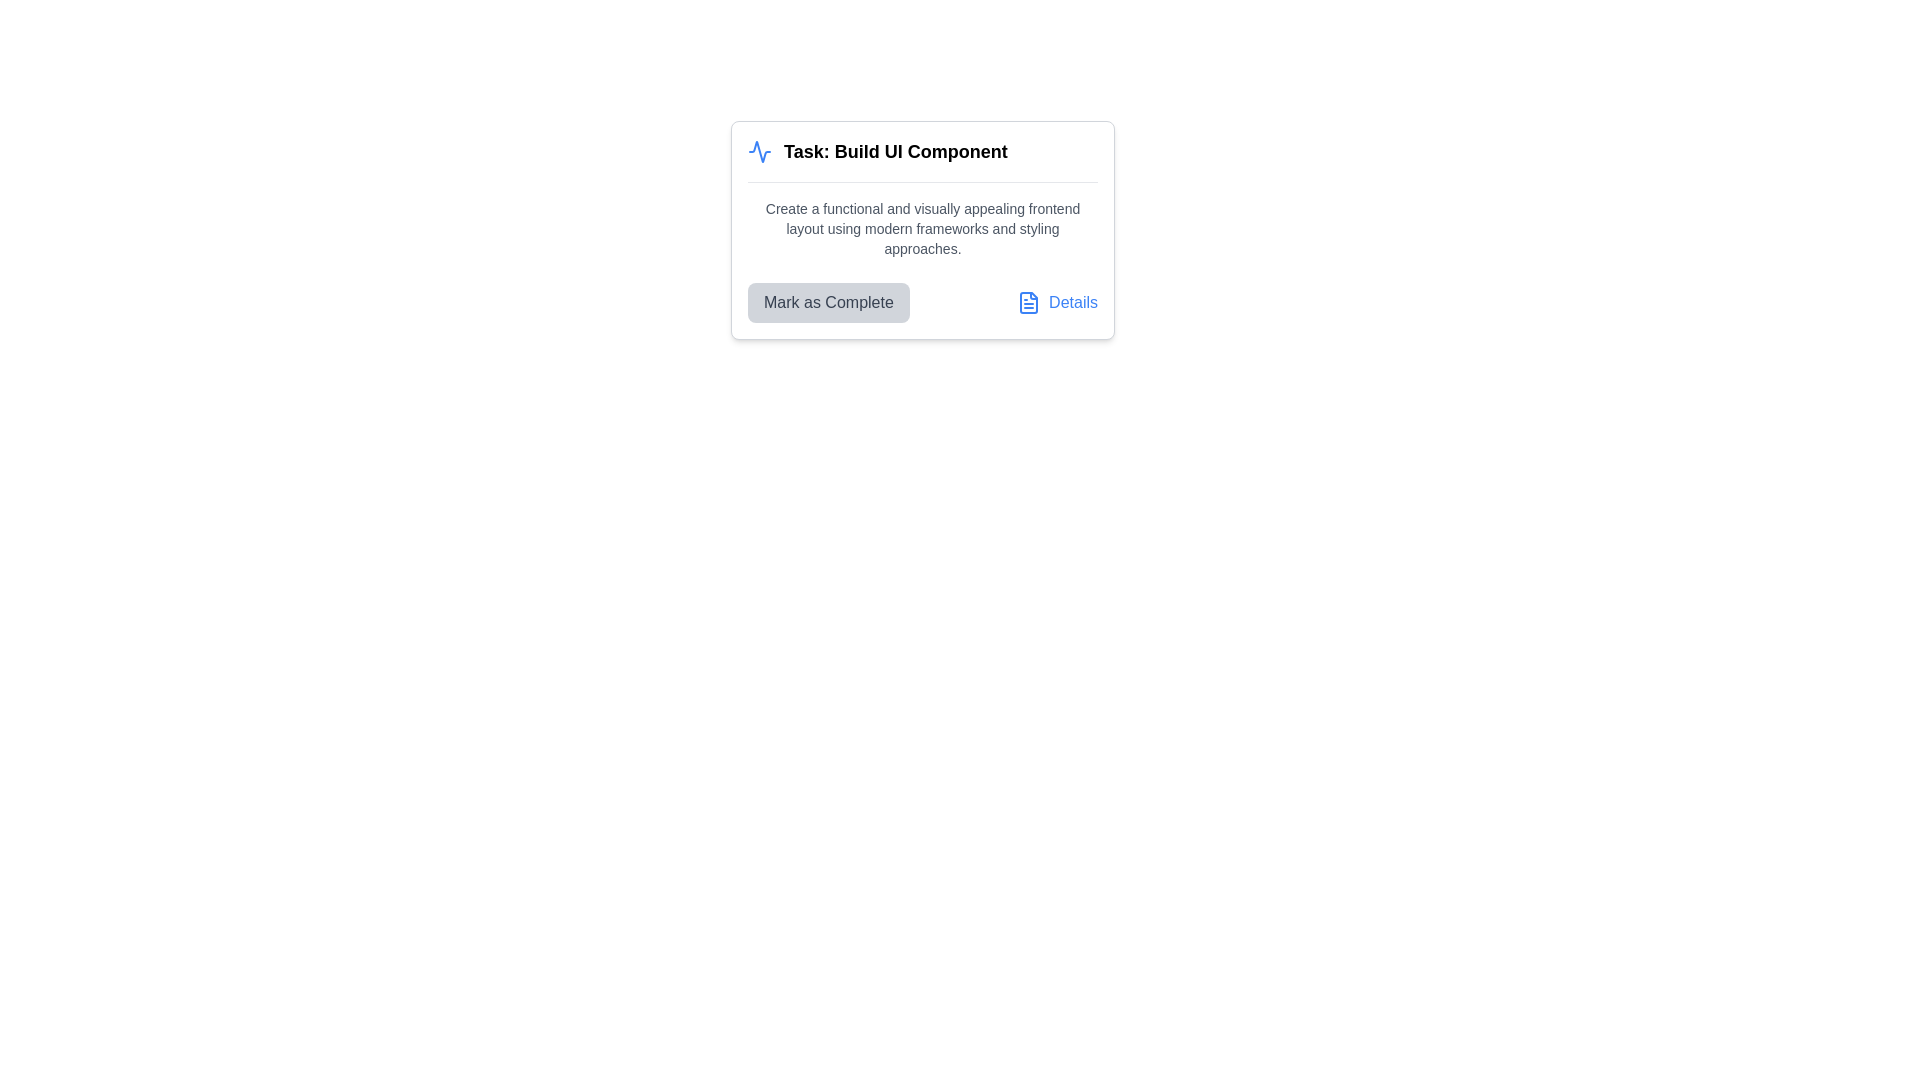  I want to click on the Text header with an icon that displays 'Task: Build UI Component', which is styled prominently and located at the top of the card interface, so click(921, 158).